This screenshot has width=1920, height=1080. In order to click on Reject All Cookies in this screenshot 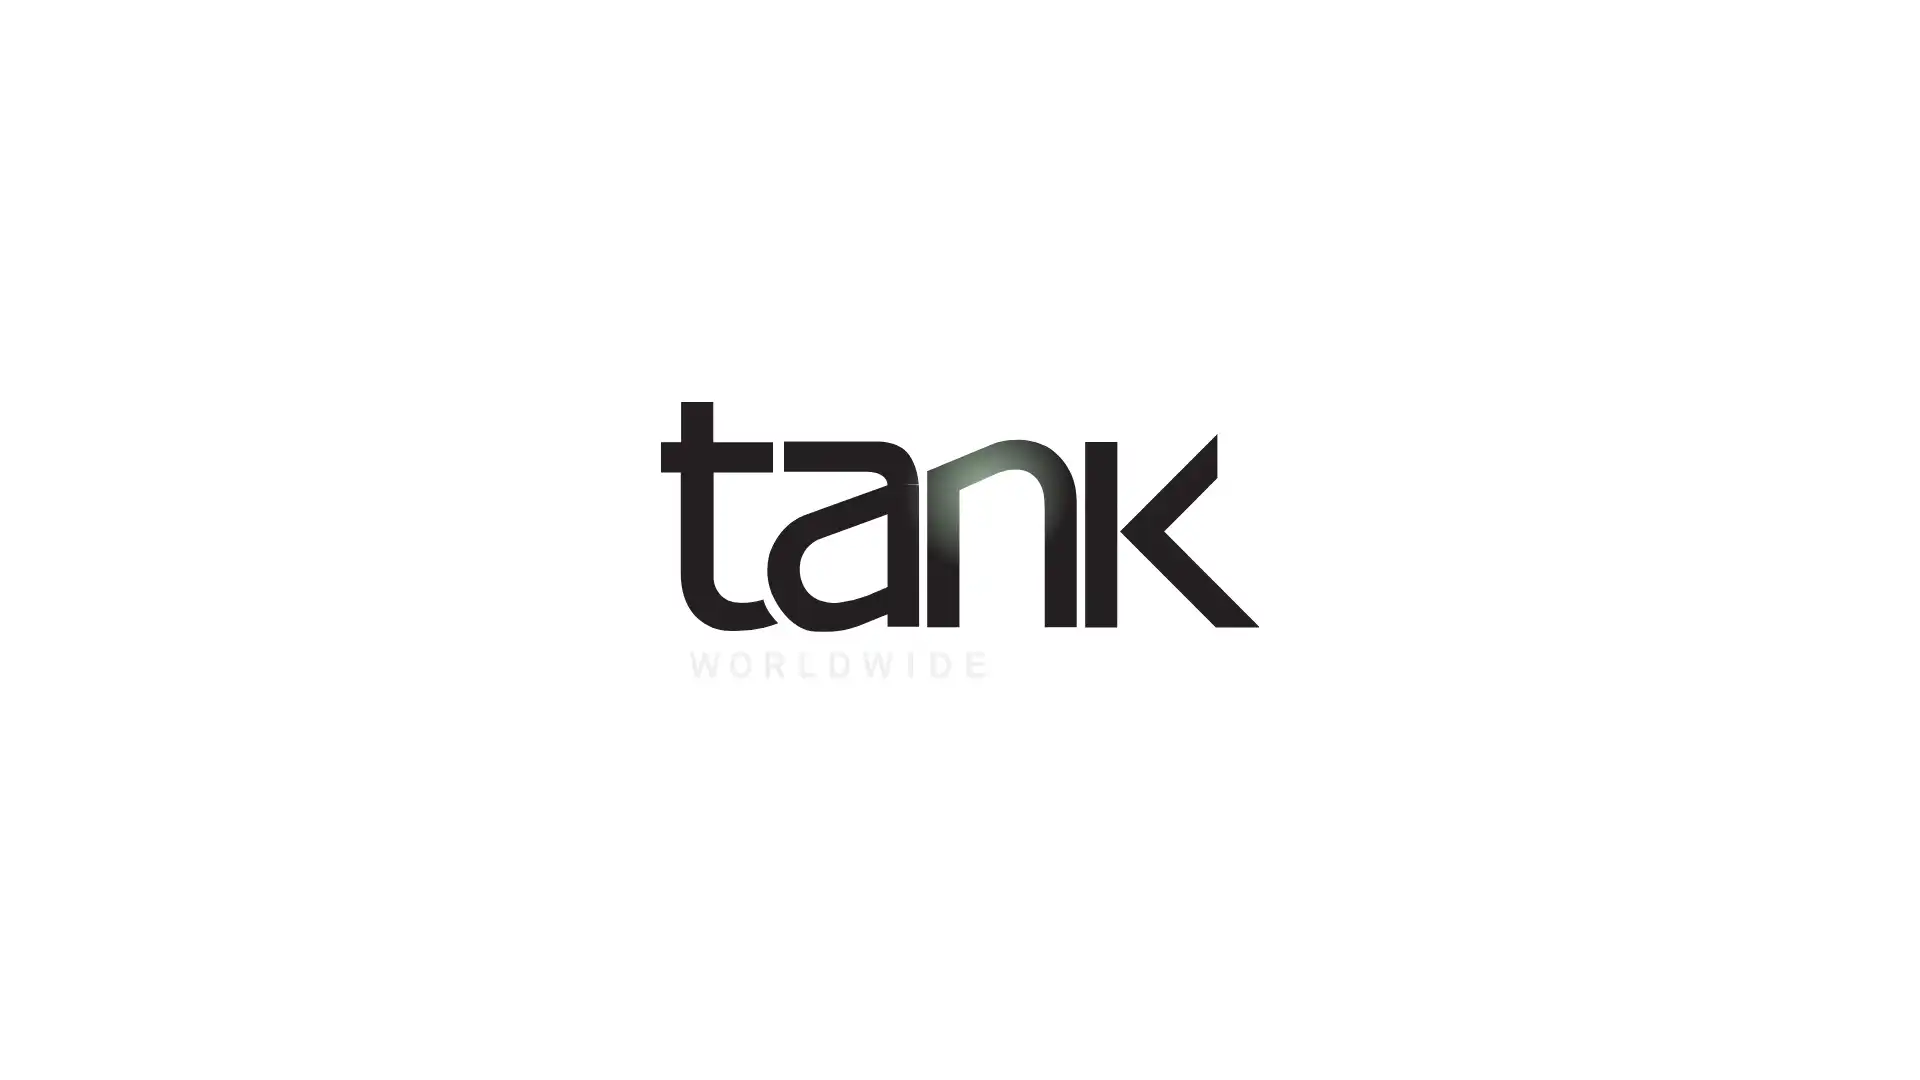, I will do `click(1464, 1048)`.